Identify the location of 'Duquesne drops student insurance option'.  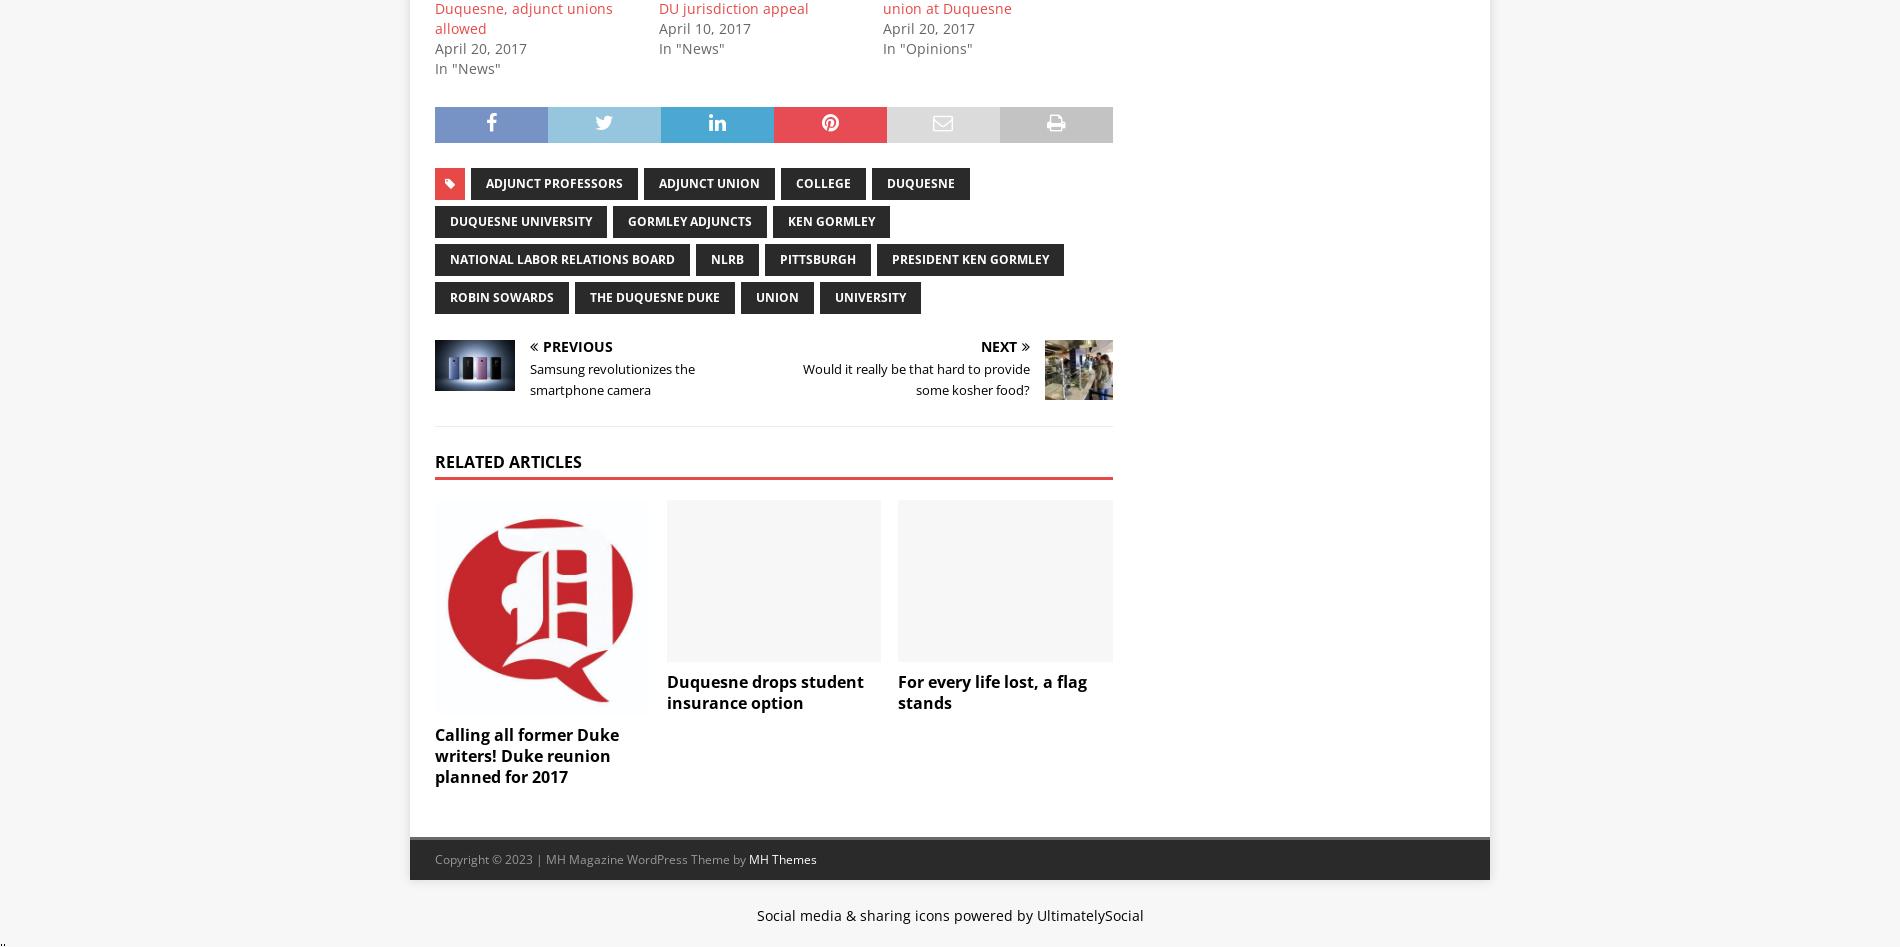
(763, 690).